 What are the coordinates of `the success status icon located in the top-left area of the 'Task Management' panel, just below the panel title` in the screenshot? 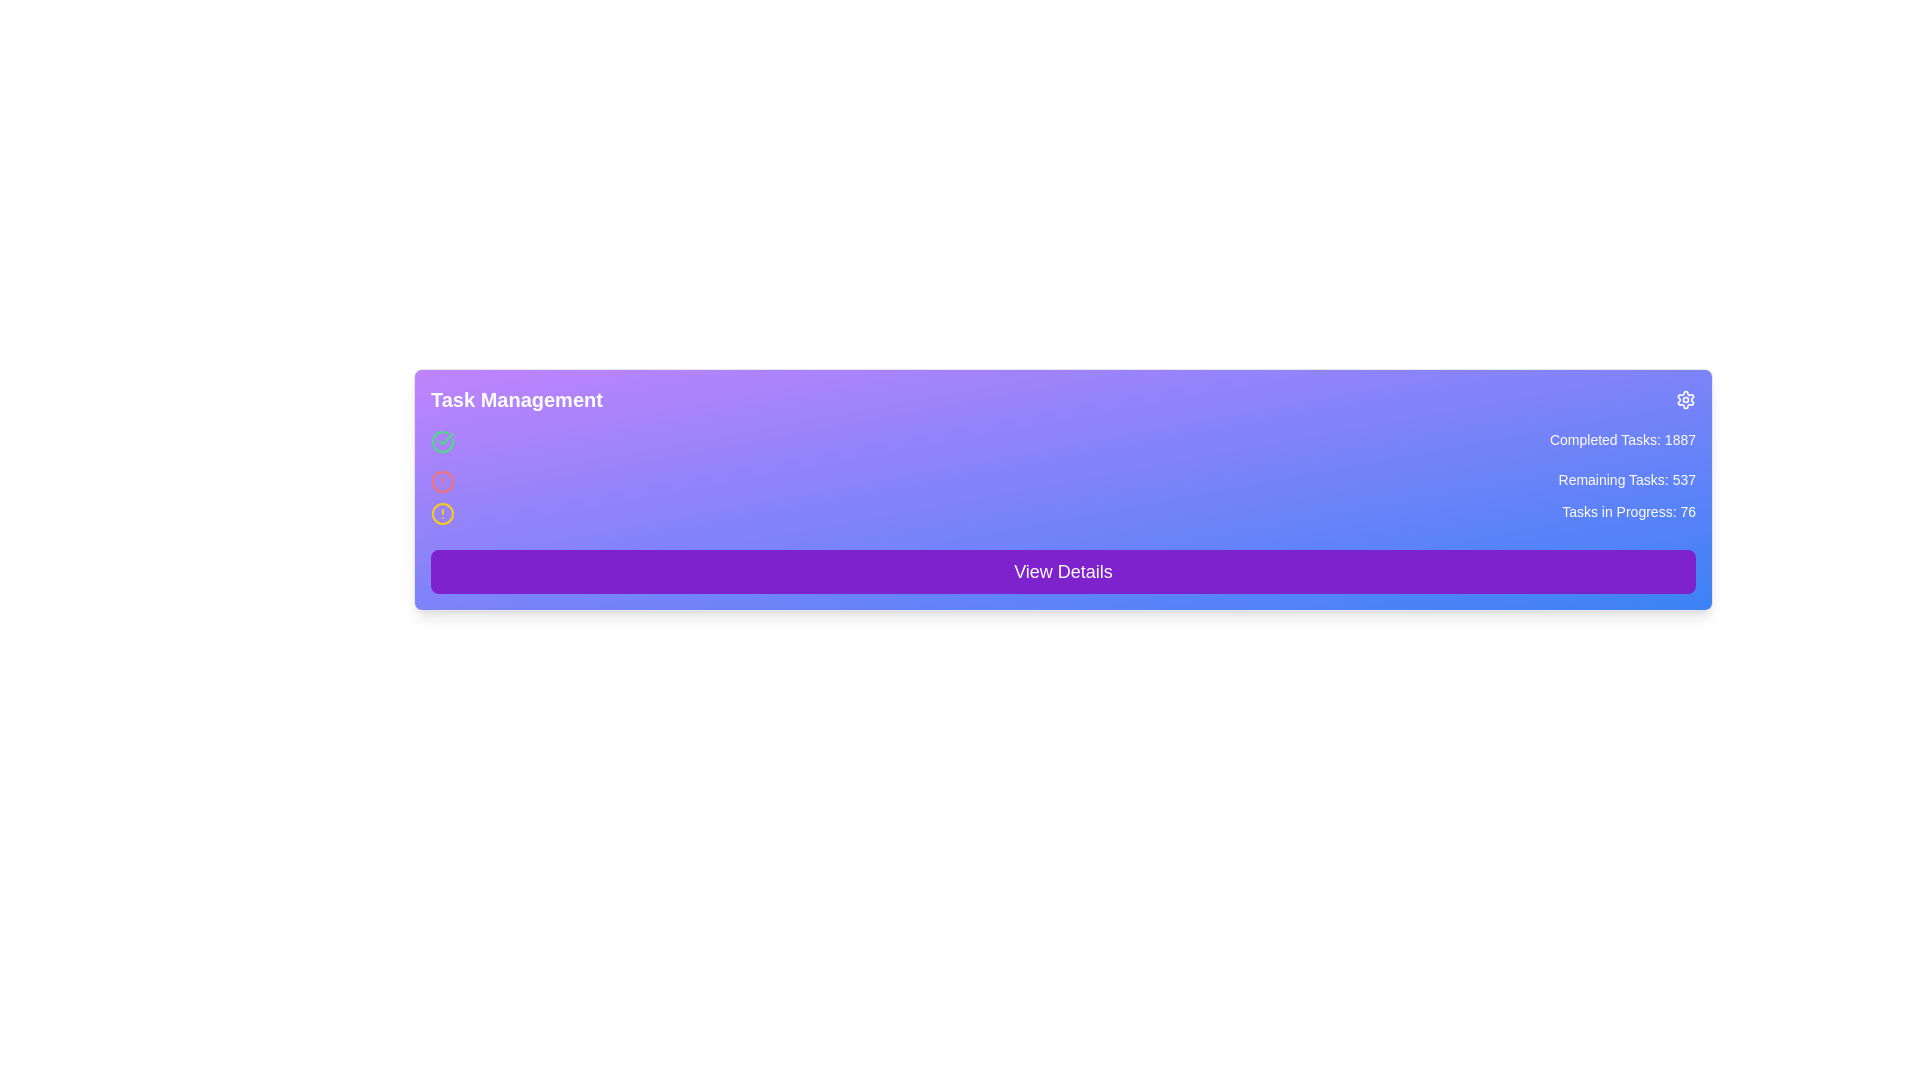 It's located at (445, 438).